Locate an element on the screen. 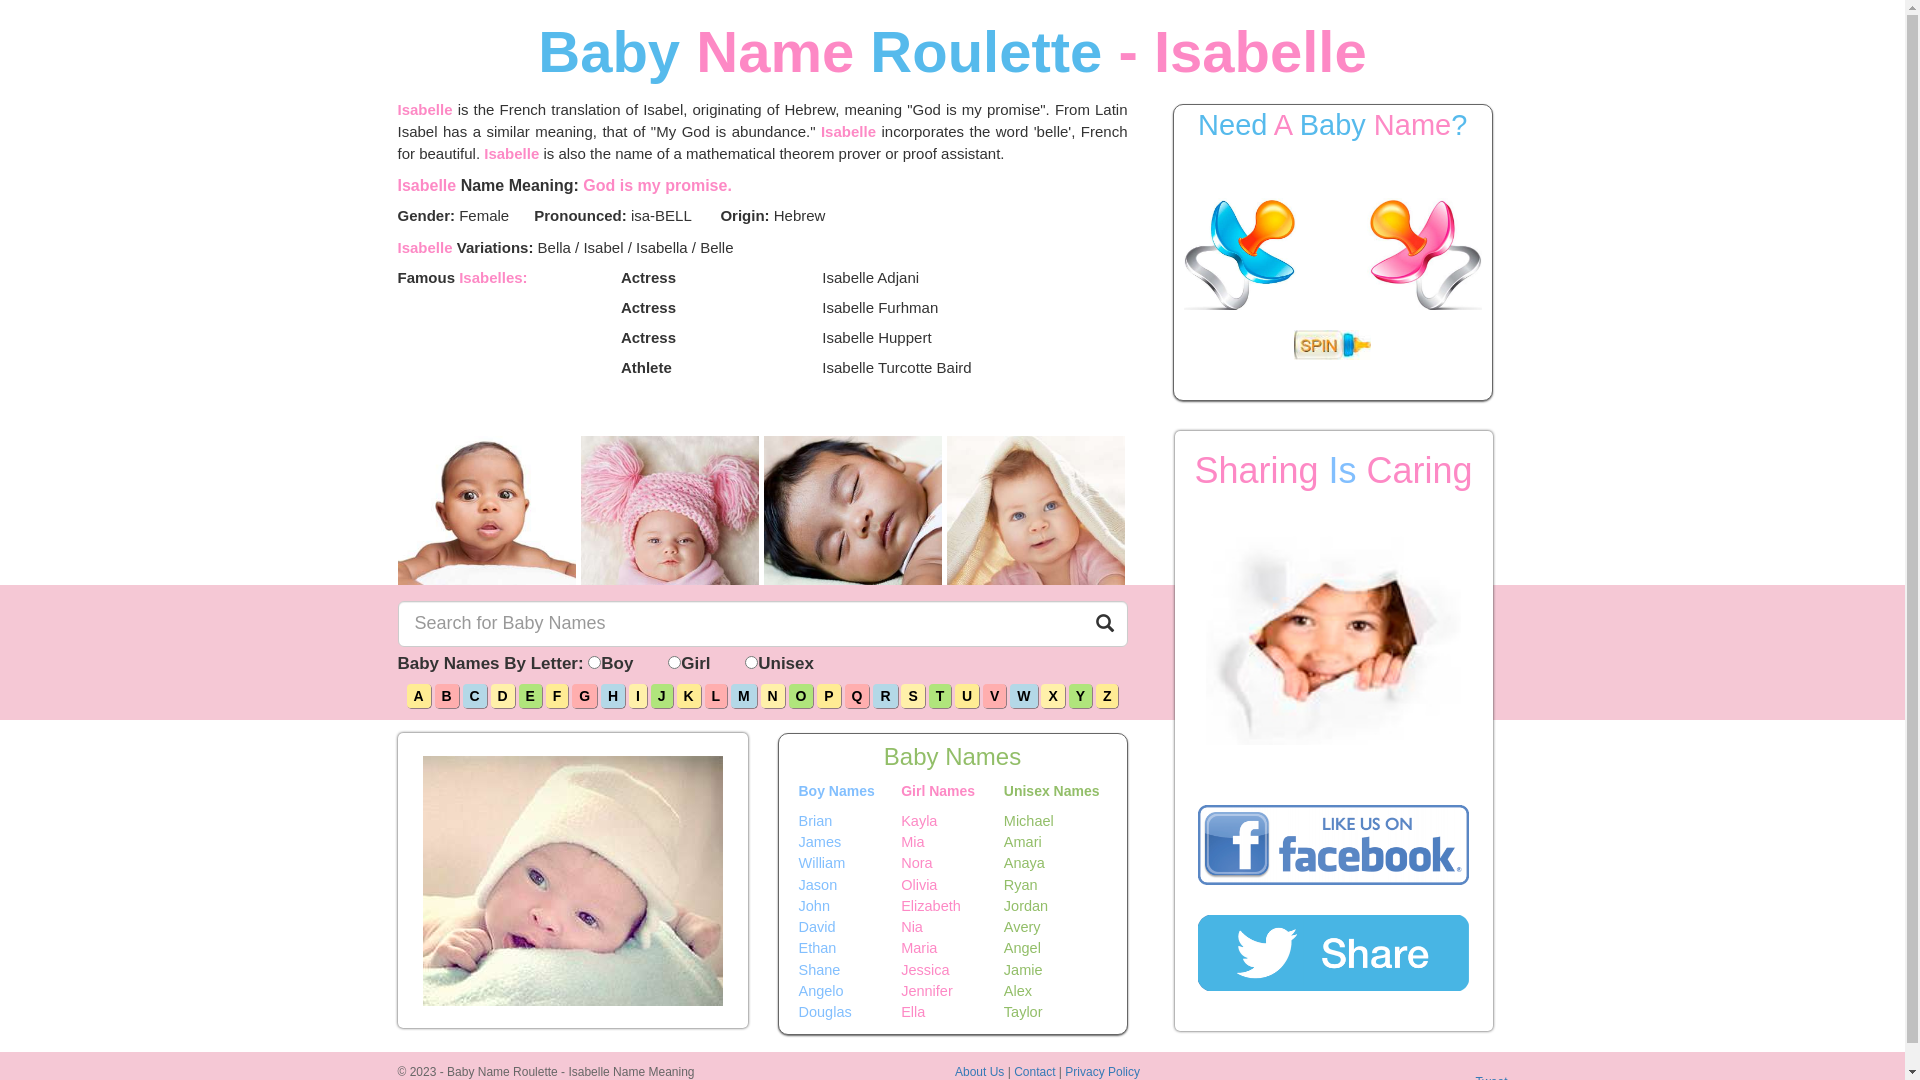  'T' is located at coordinates (939, 694).